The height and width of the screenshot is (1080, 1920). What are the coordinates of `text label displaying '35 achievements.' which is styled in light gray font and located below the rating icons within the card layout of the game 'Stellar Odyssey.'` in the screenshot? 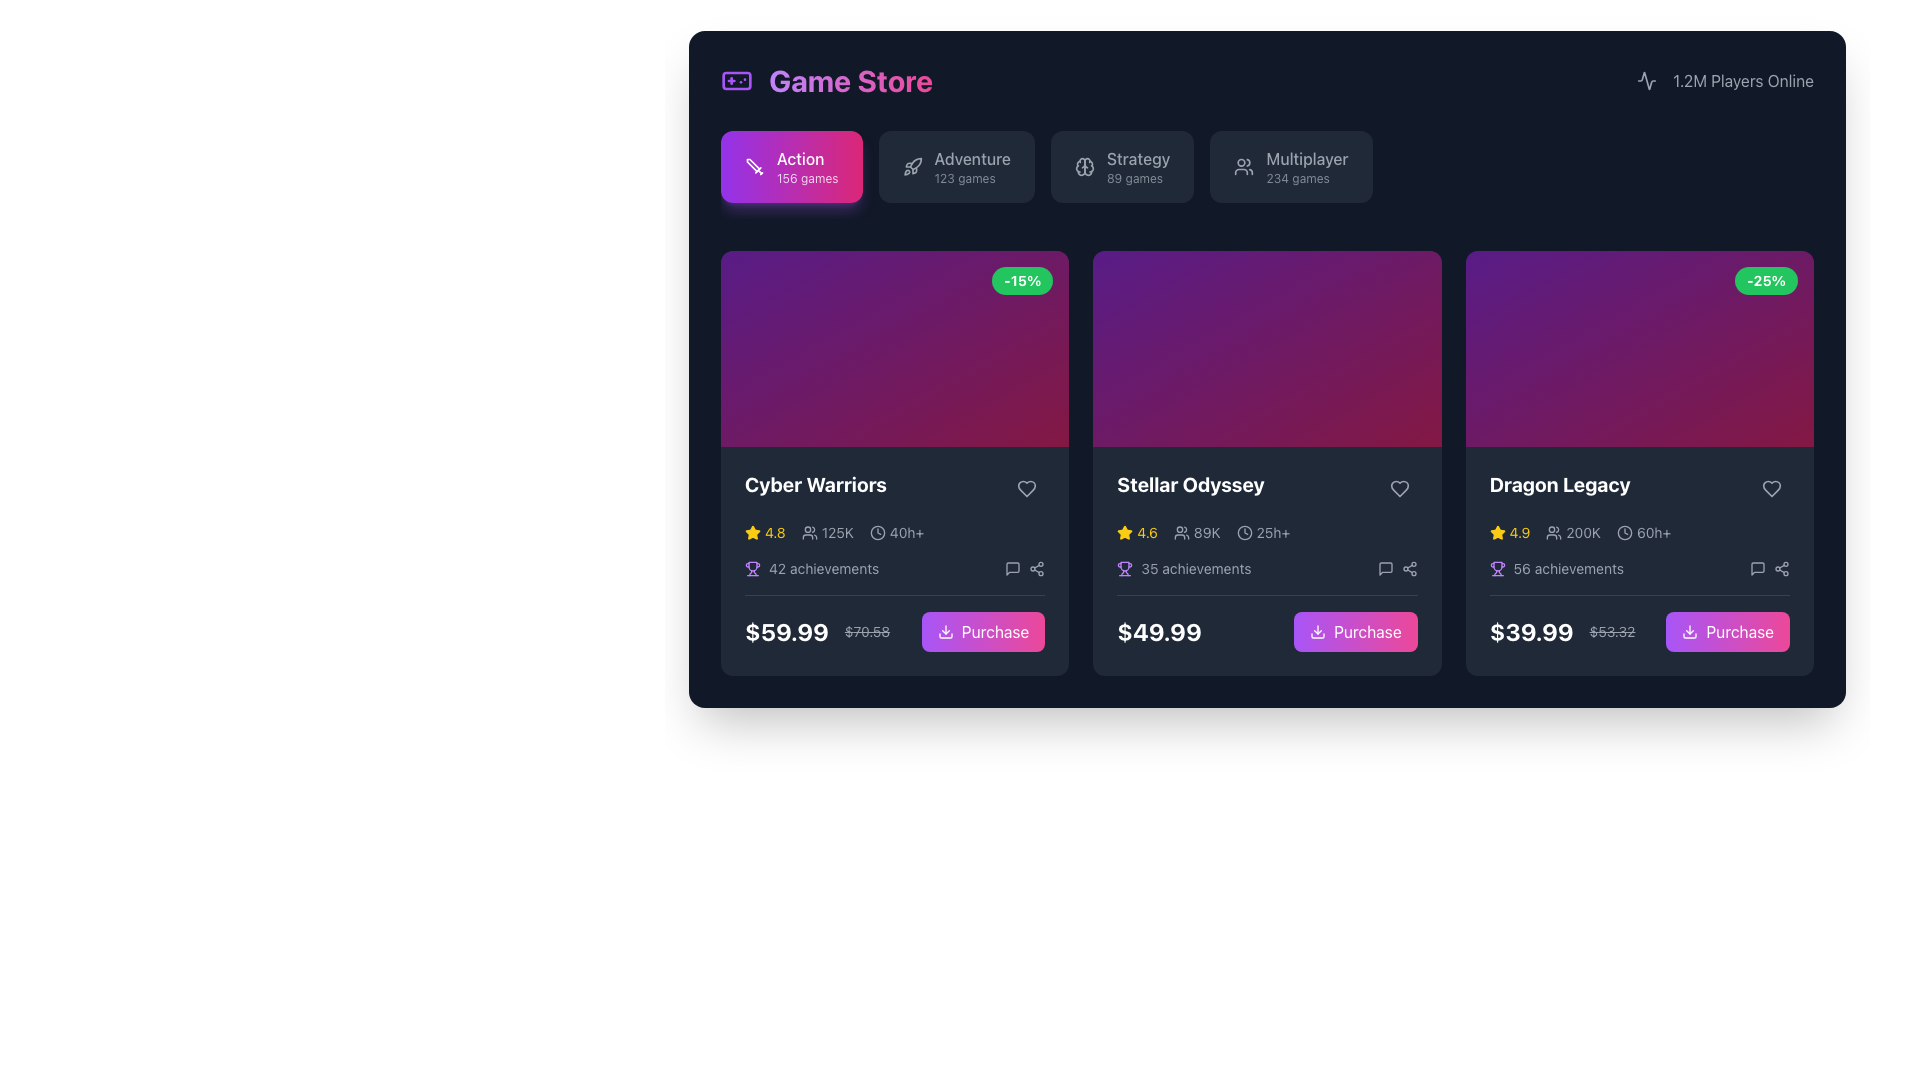 It's located at (1196, 568).